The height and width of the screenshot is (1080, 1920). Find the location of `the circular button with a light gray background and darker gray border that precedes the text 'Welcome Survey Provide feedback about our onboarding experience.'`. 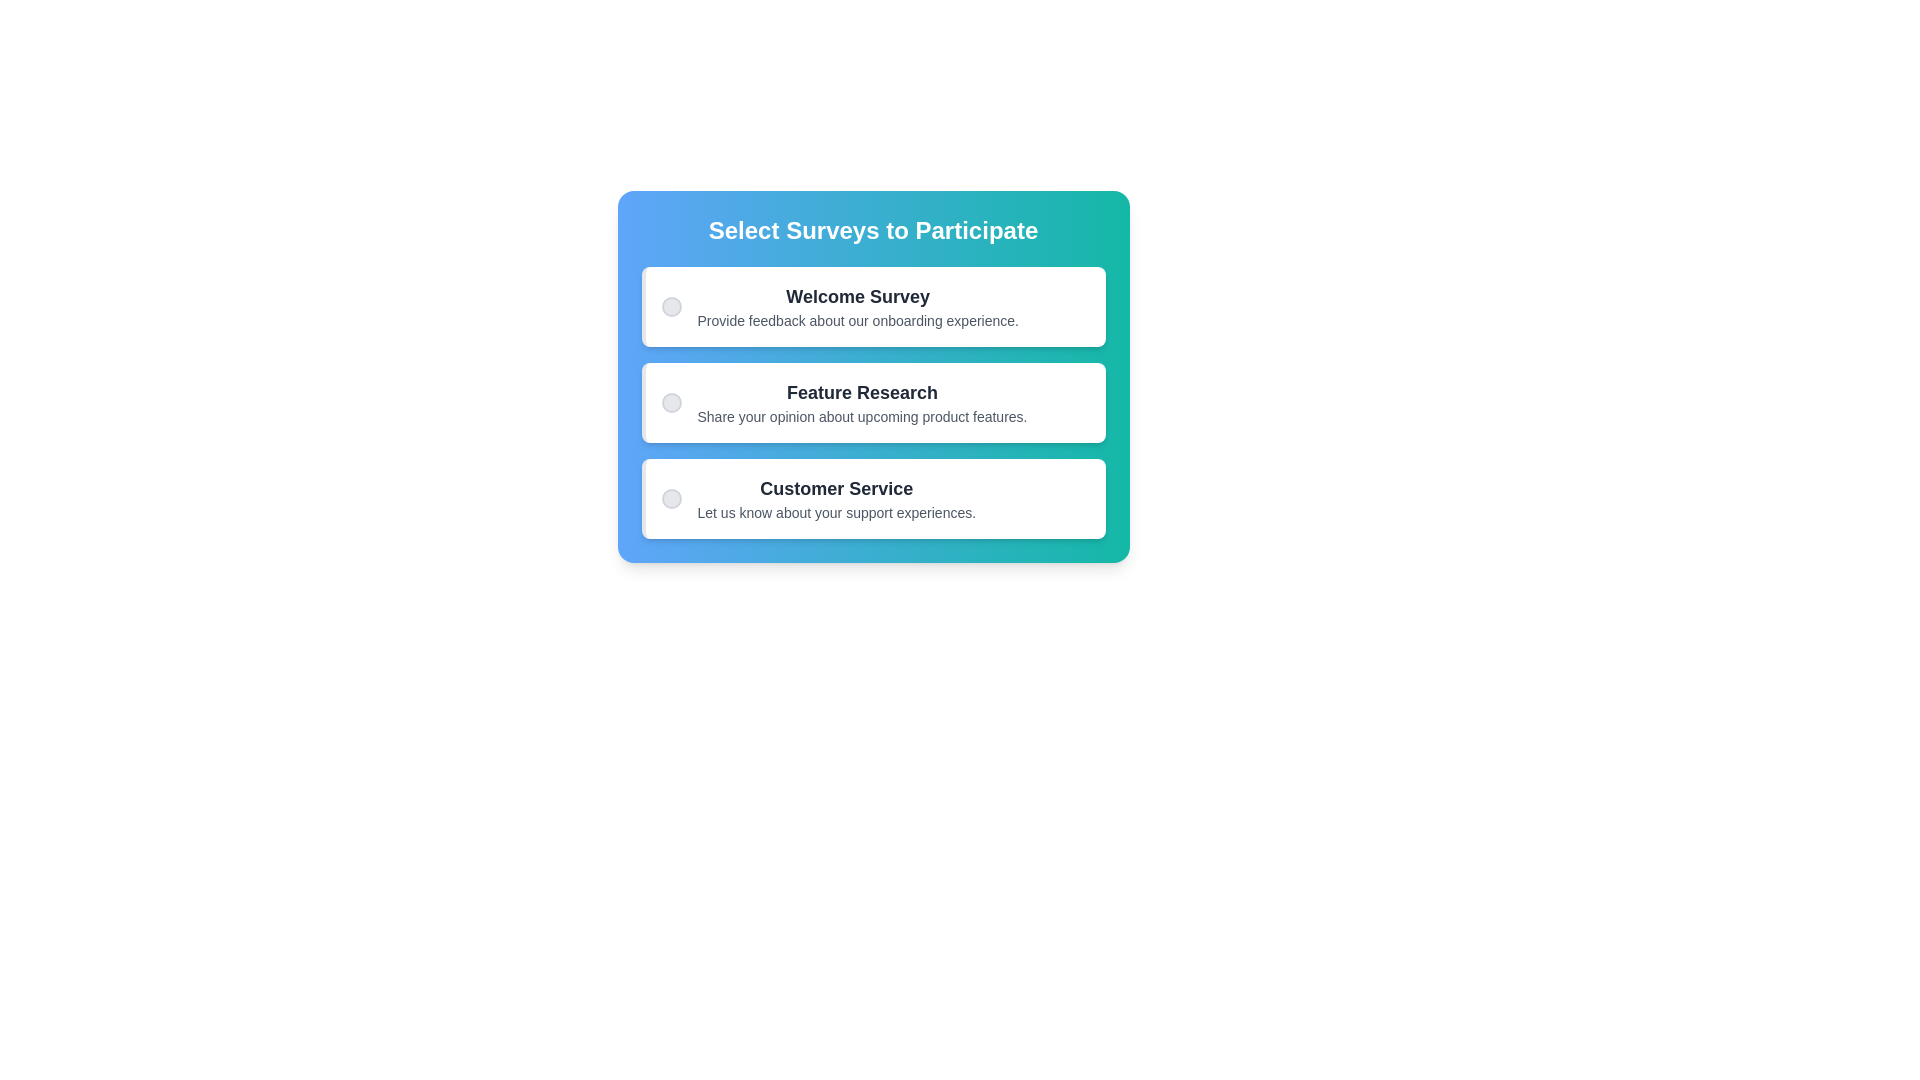

the circular button with a light gray background and darker gray border that precedes the text 'Welcome Survey Provide feedback about our onboarding experience.' is located at coordinates (671, 307).